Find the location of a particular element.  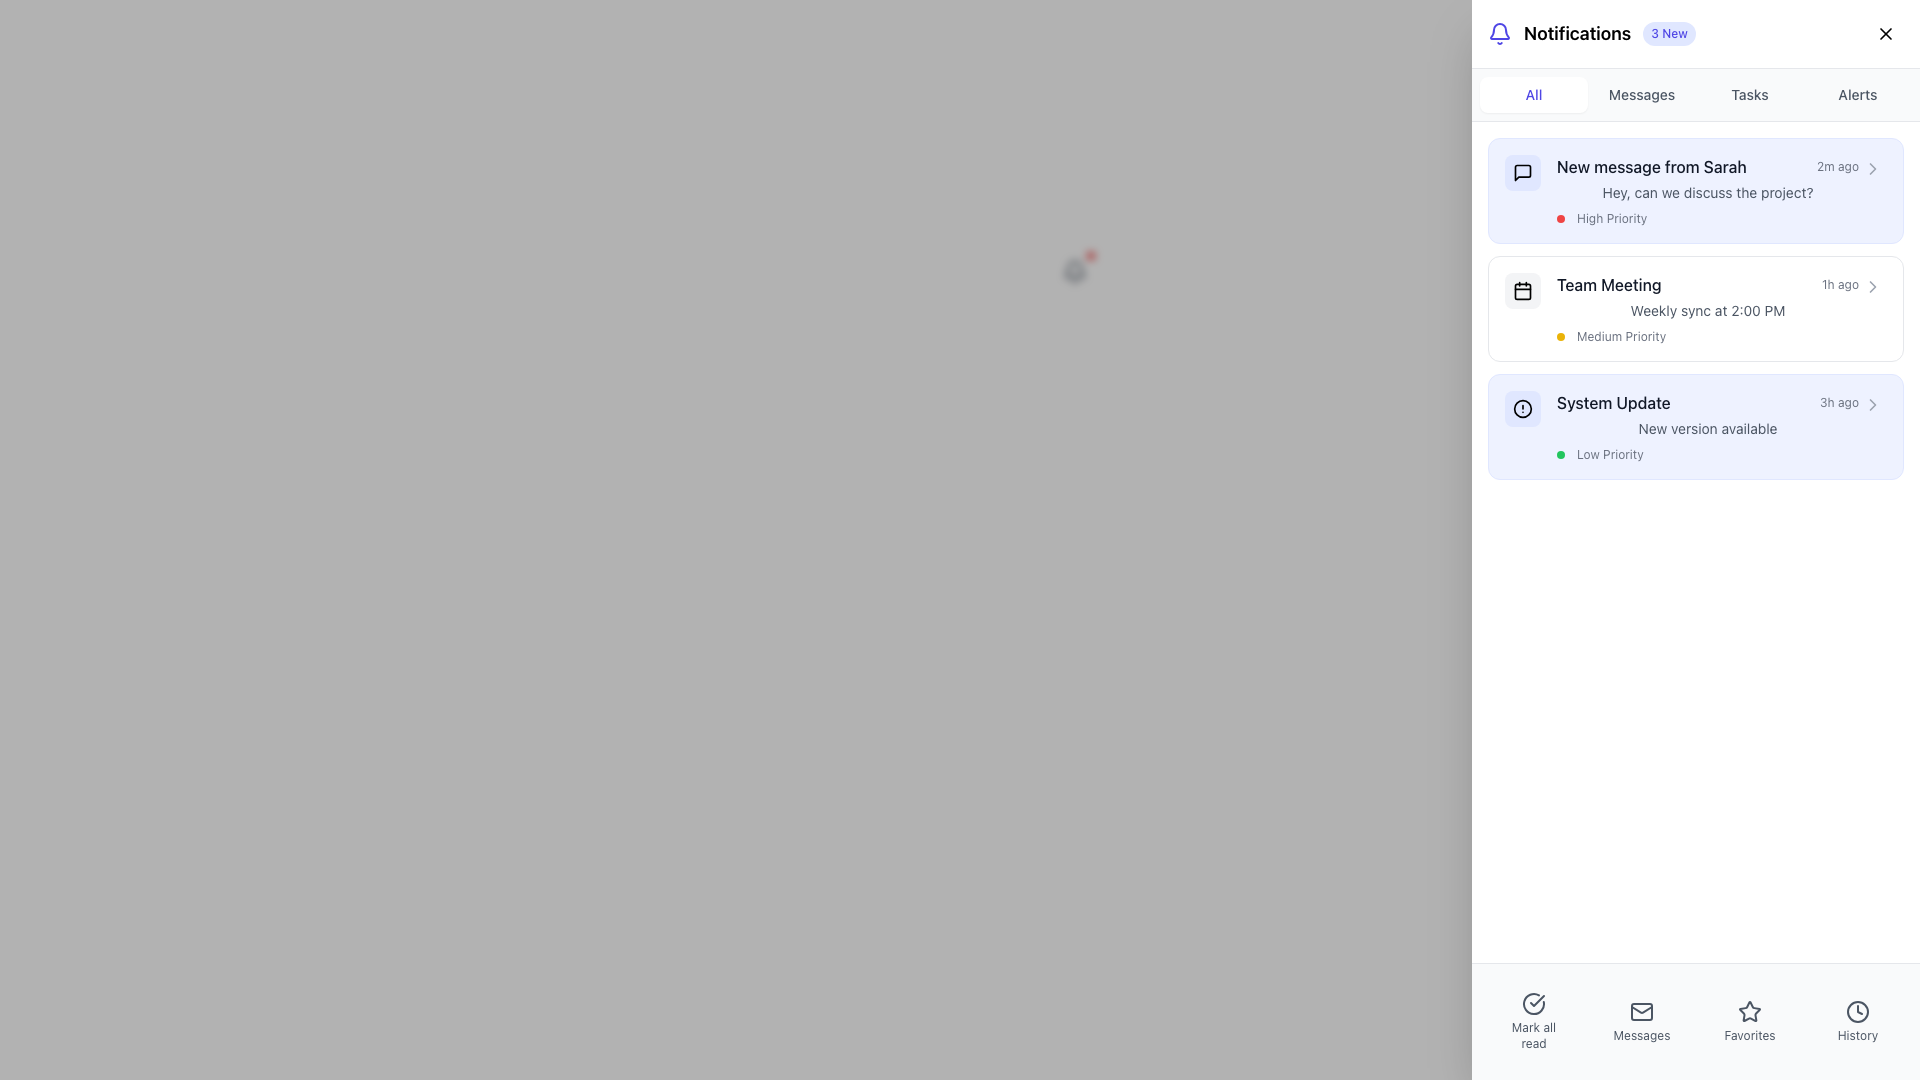

the fourth tab button located at the top-right of the tab group is located at coordinates (1856, 95).